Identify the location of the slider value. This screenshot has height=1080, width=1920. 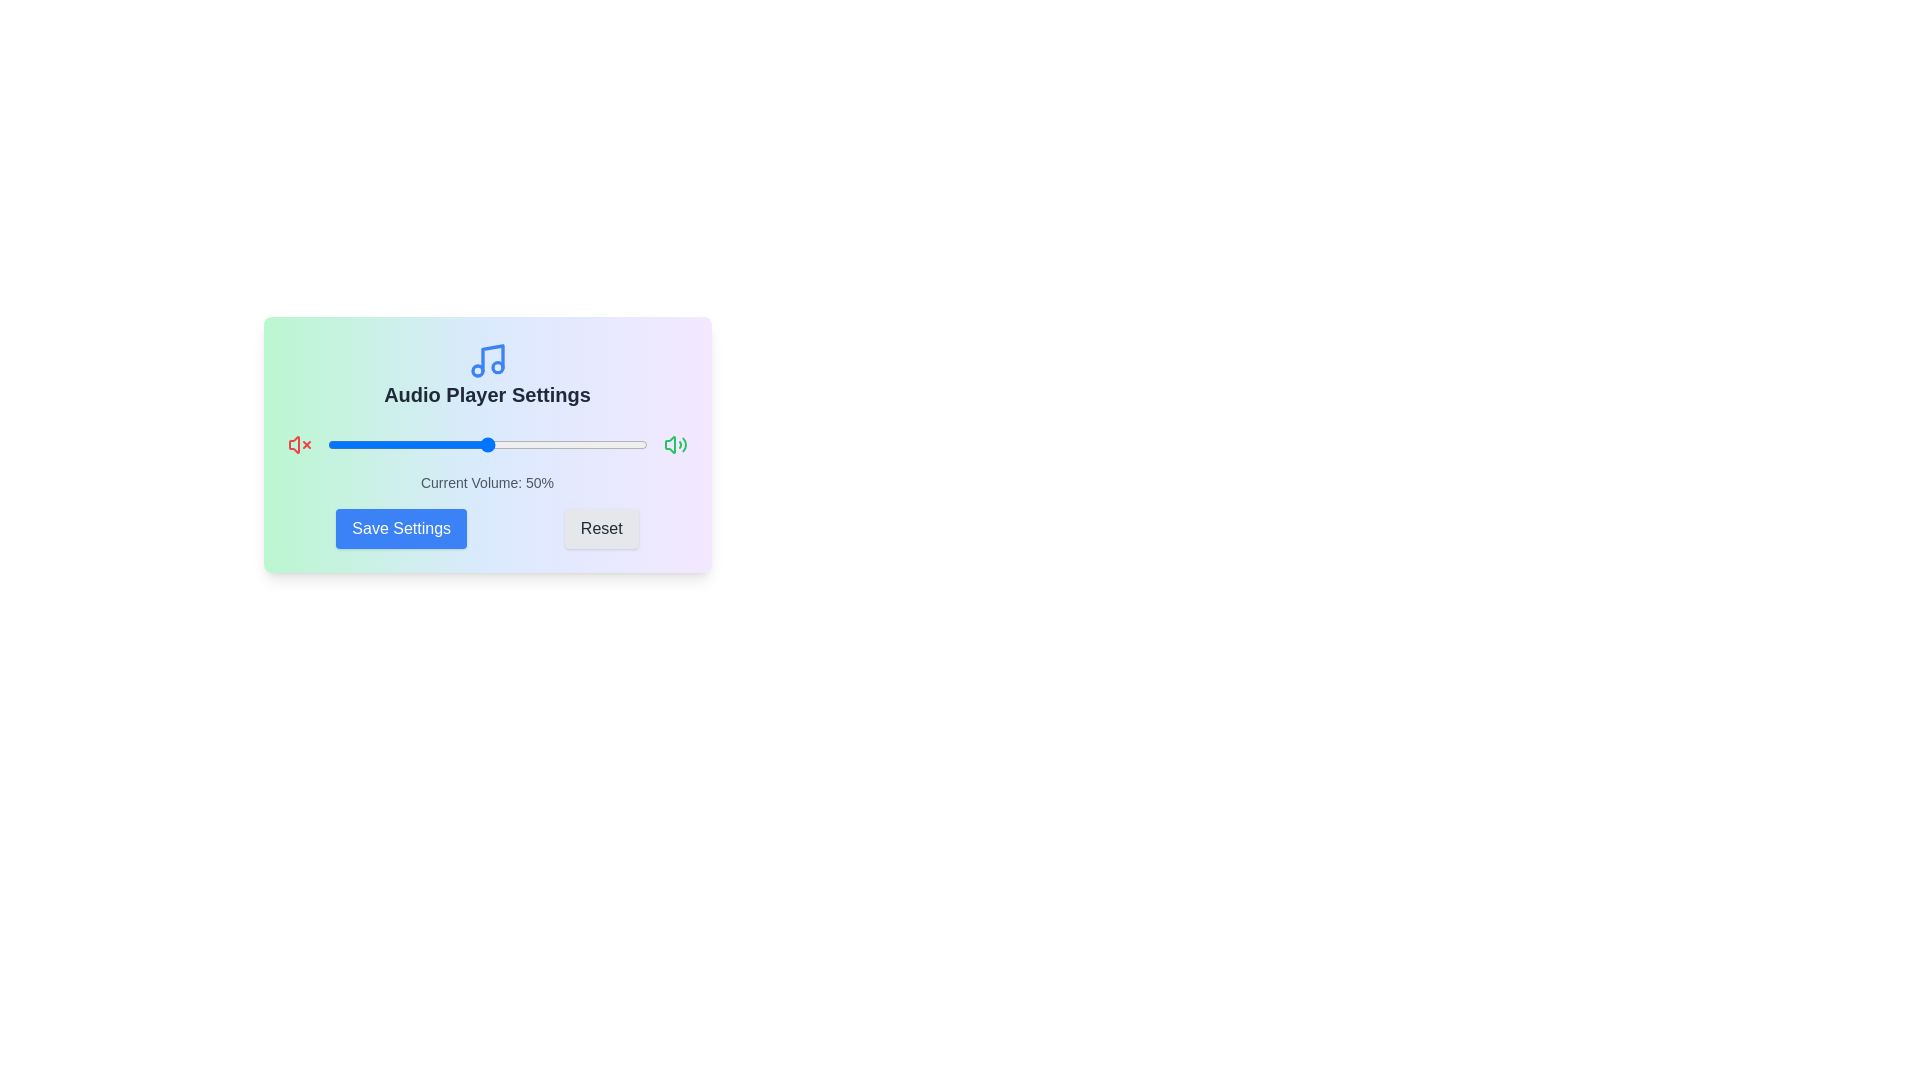
(419, 443).